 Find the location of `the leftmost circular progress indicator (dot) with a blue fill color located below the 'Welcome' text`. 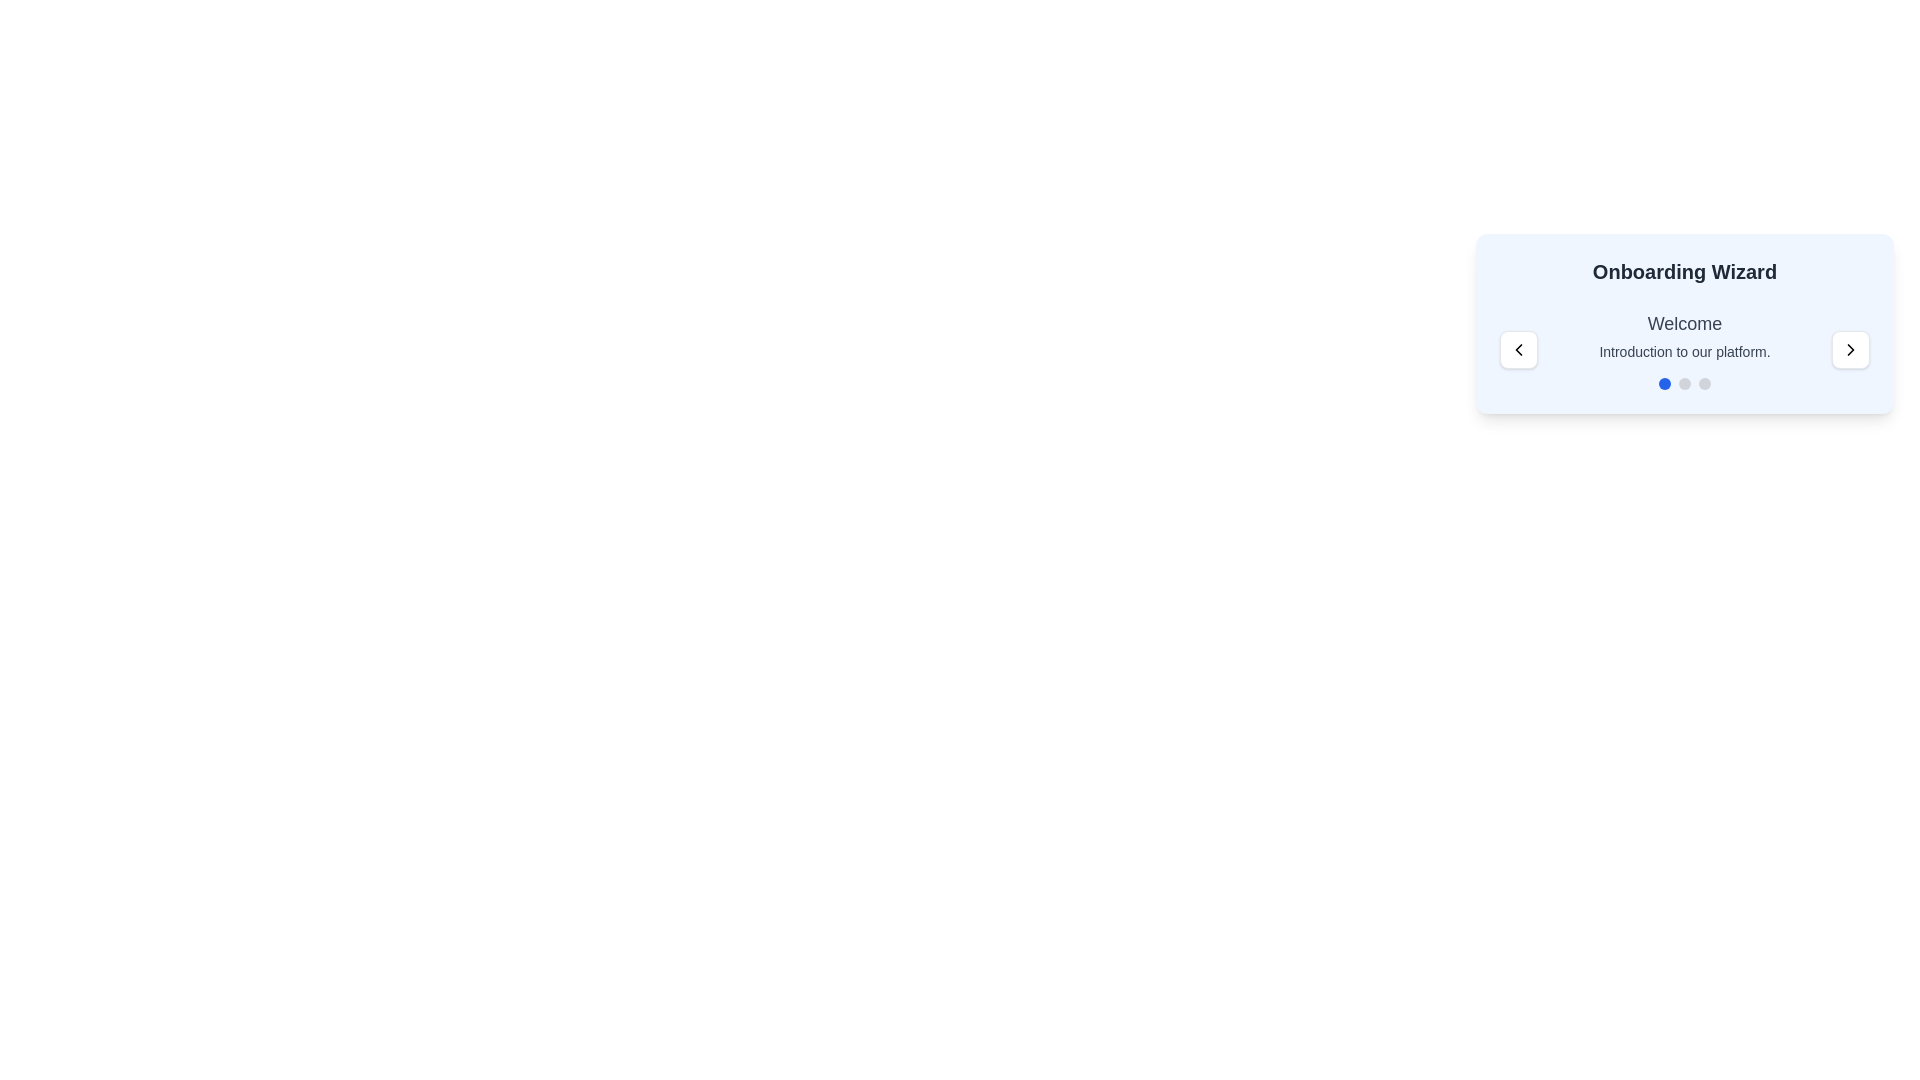

the leftmost circular progress indicator (dot) with a blue fill color located below the 'Welcome' text is located at coordinates (1665, 384).